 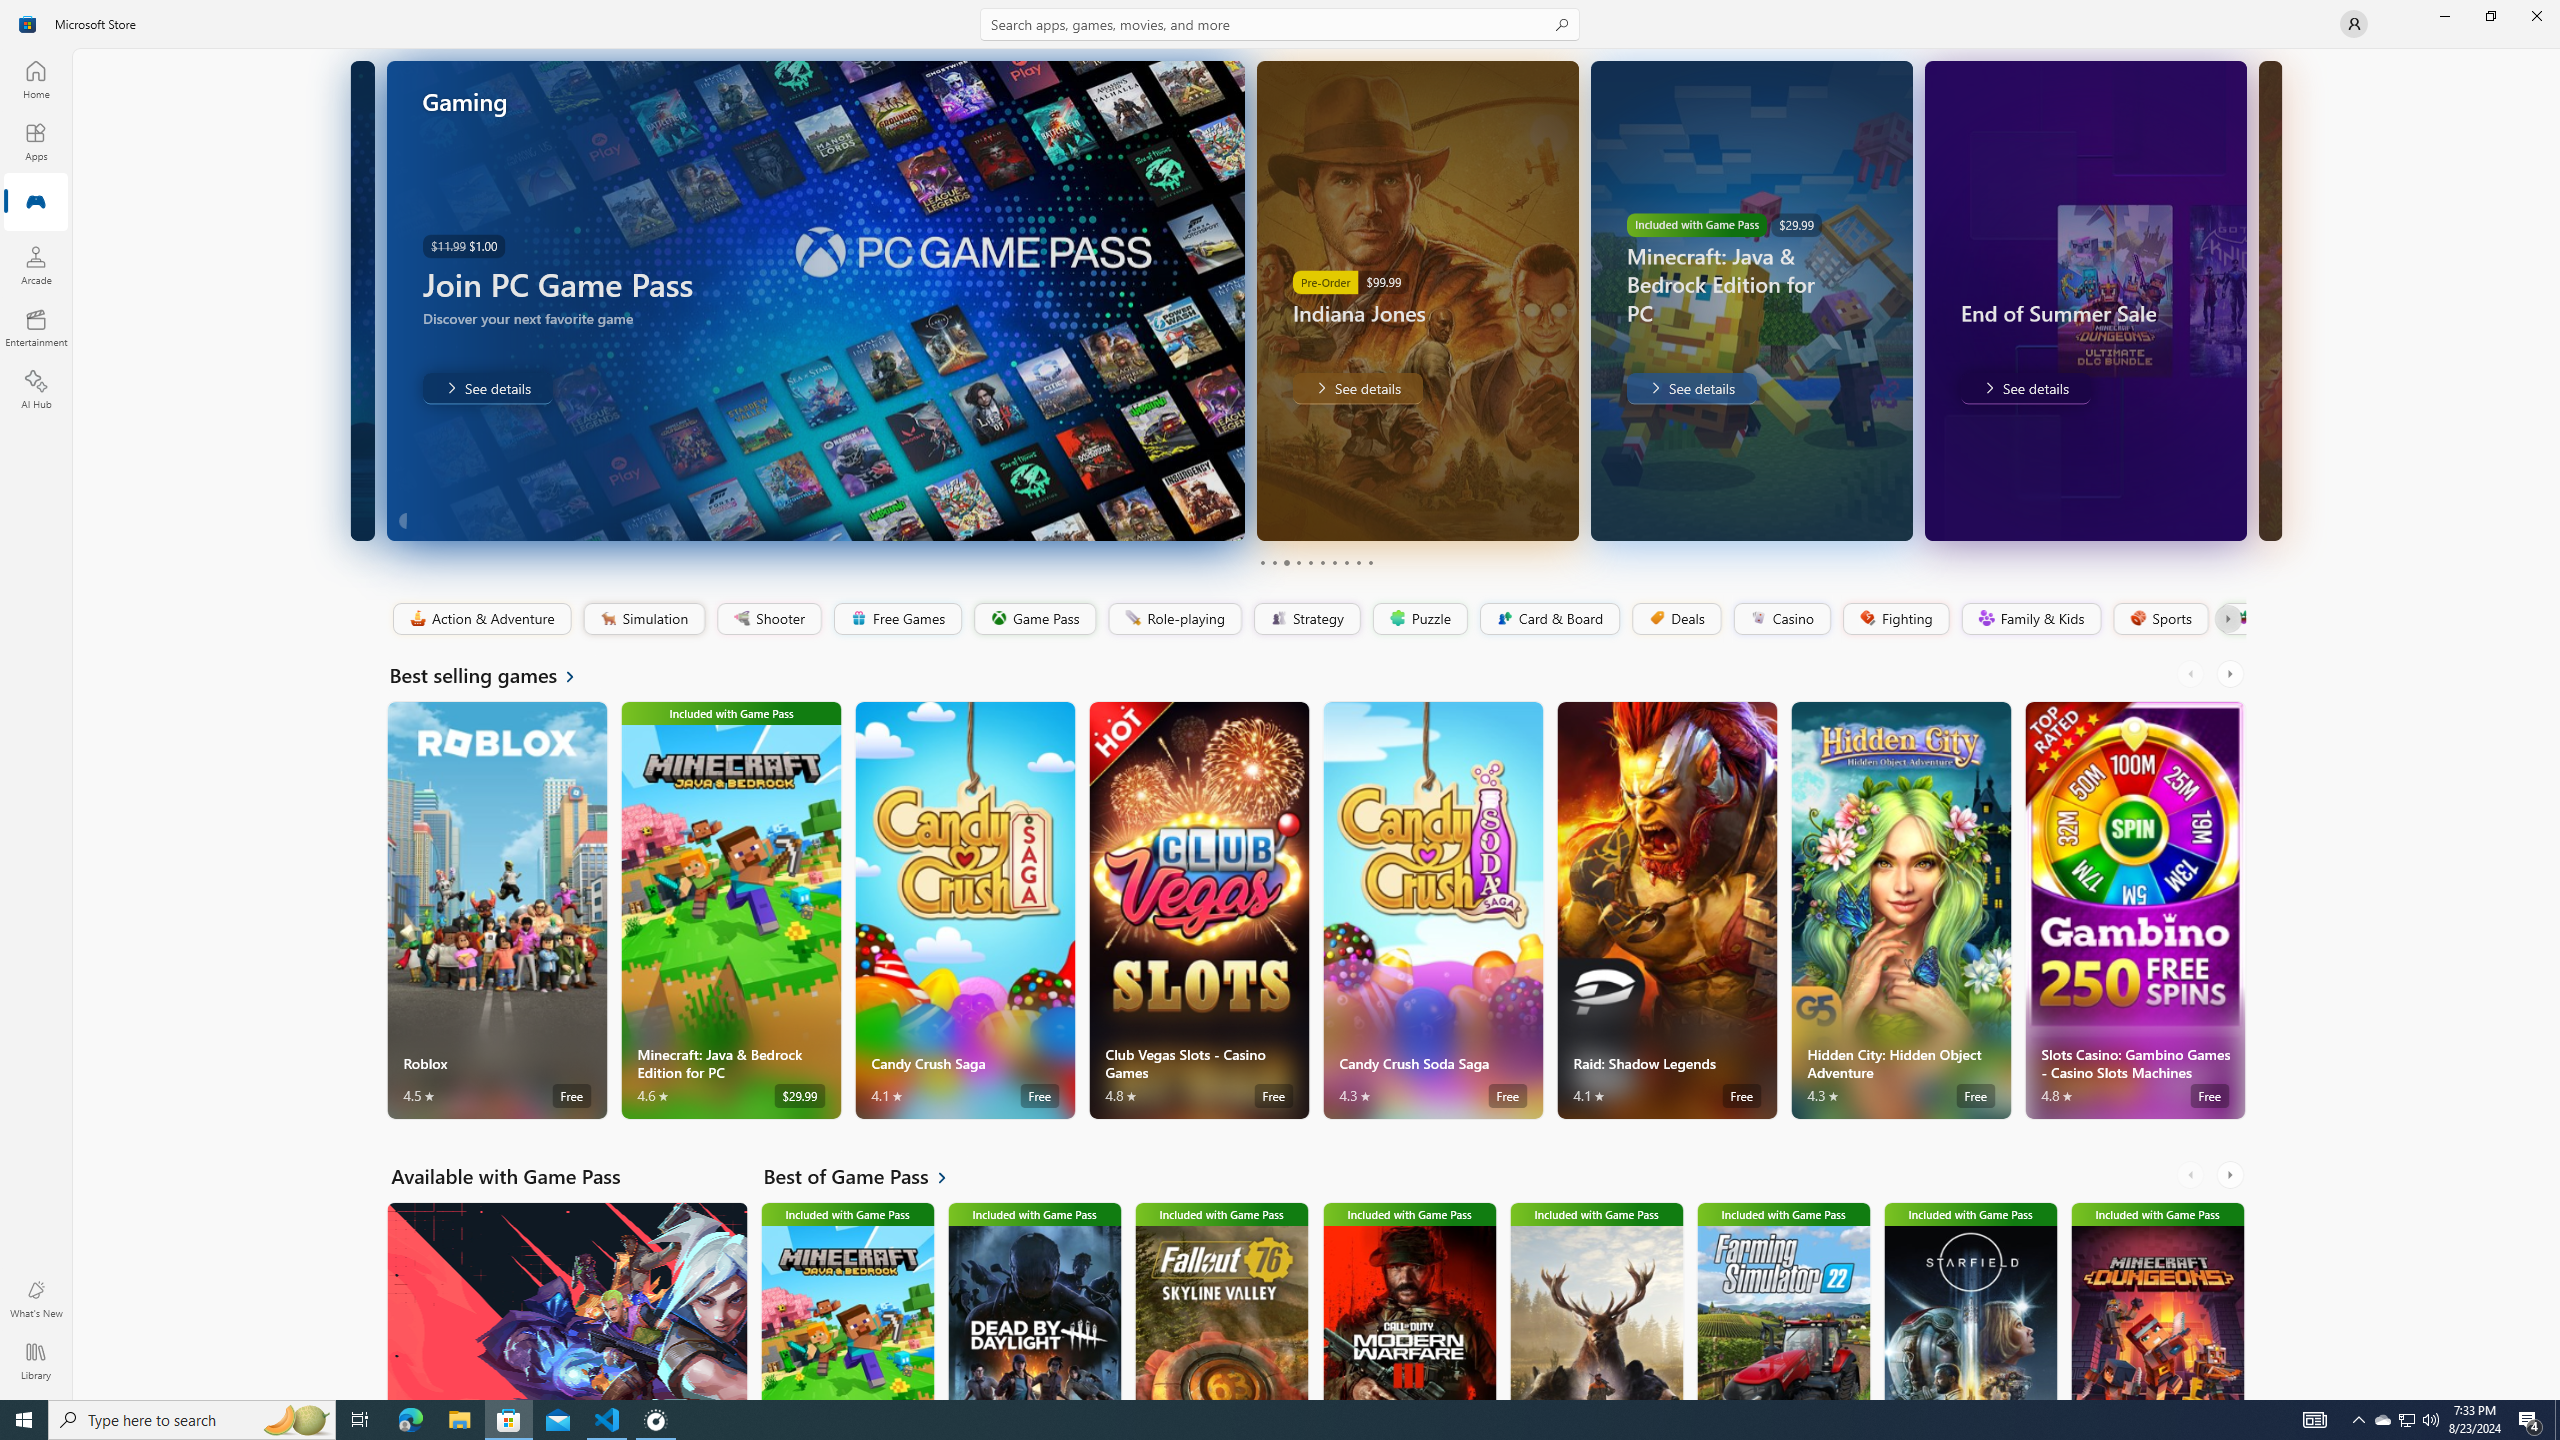 I want to click on 'Page 7', so click(x=1332, y=562).